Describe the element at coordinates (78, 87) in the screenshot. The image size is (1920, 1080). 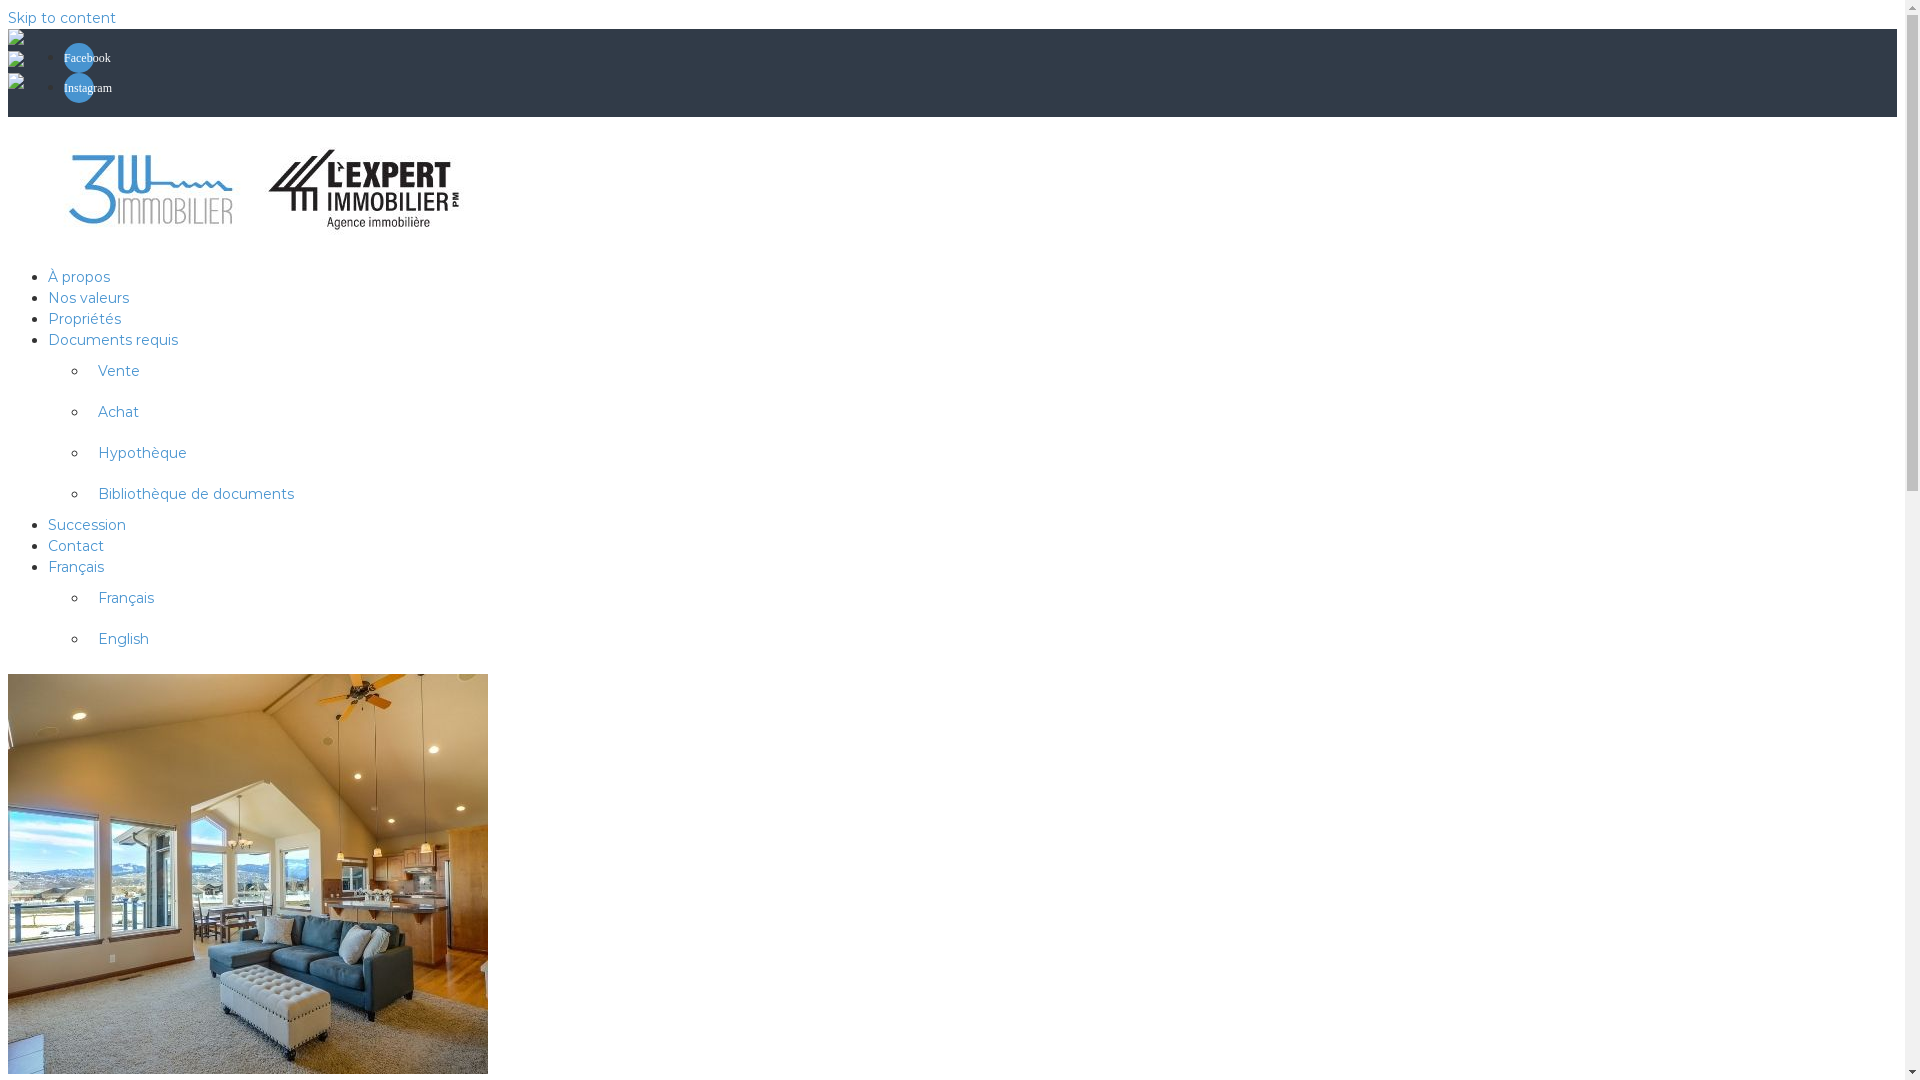
I see `'Instagram'` at that location.